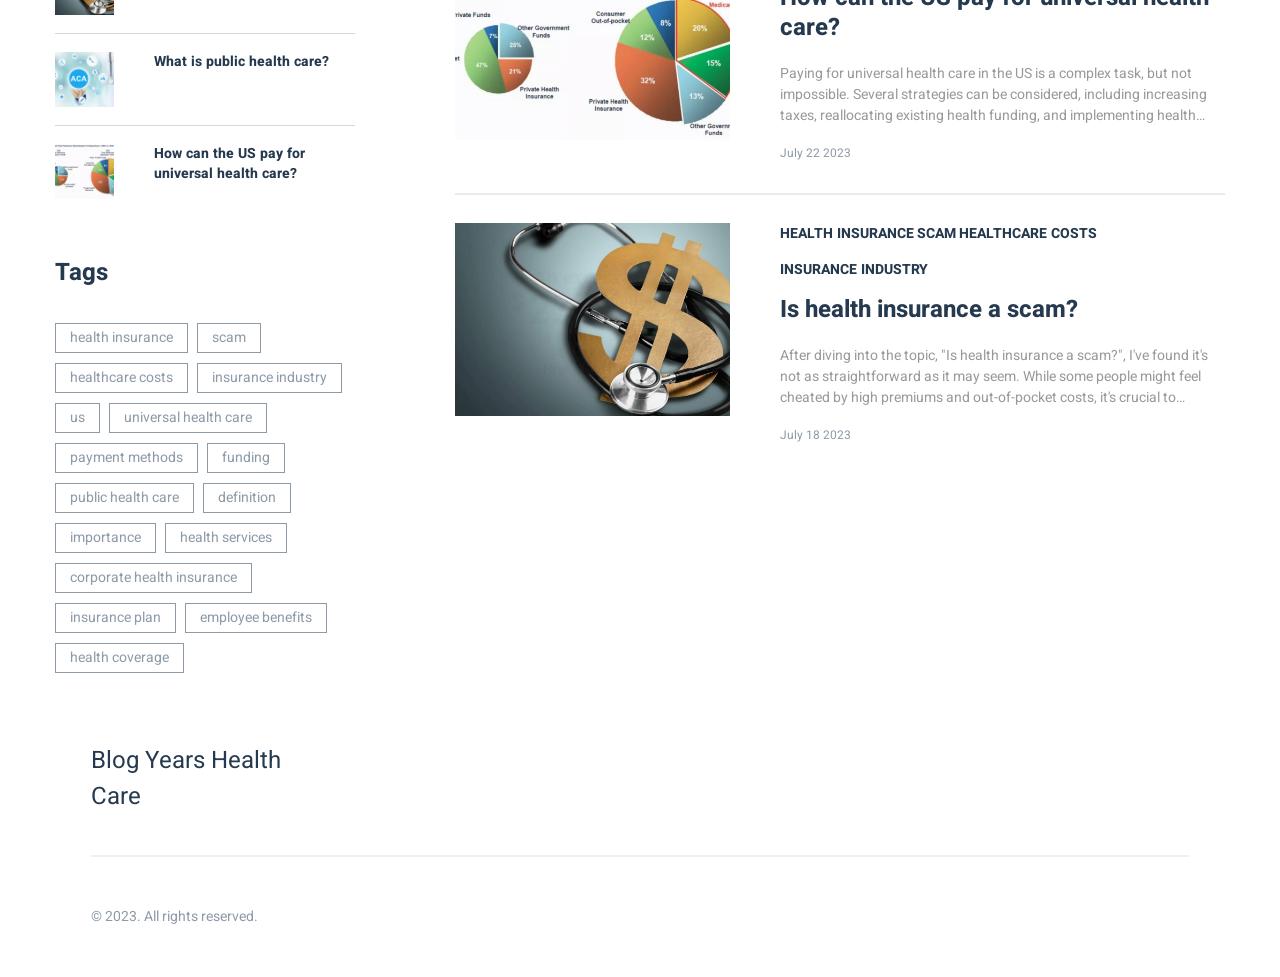  I want to click on 'Tags', so click(80, 271).